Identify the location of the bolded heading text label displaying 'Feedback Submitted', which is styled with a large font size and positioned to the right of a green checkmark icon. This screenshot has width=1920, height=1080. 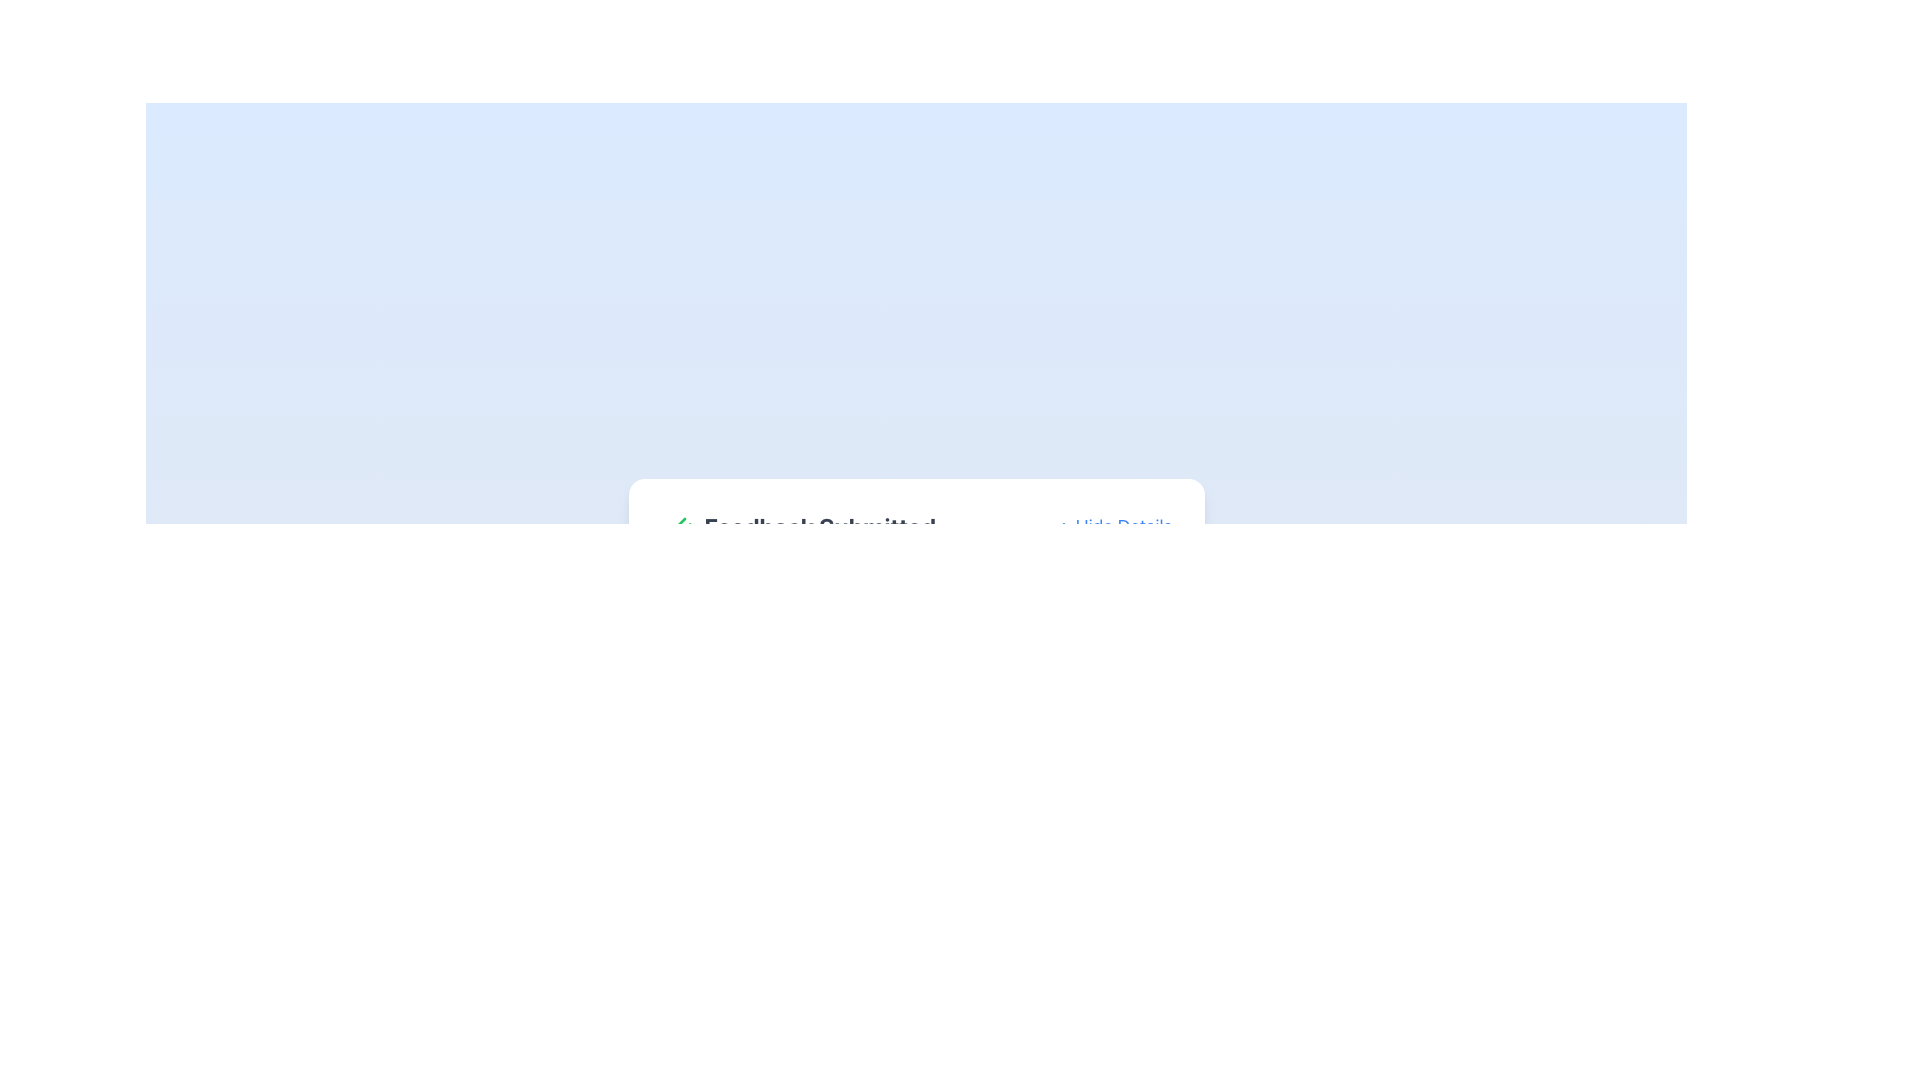
(820, 525).